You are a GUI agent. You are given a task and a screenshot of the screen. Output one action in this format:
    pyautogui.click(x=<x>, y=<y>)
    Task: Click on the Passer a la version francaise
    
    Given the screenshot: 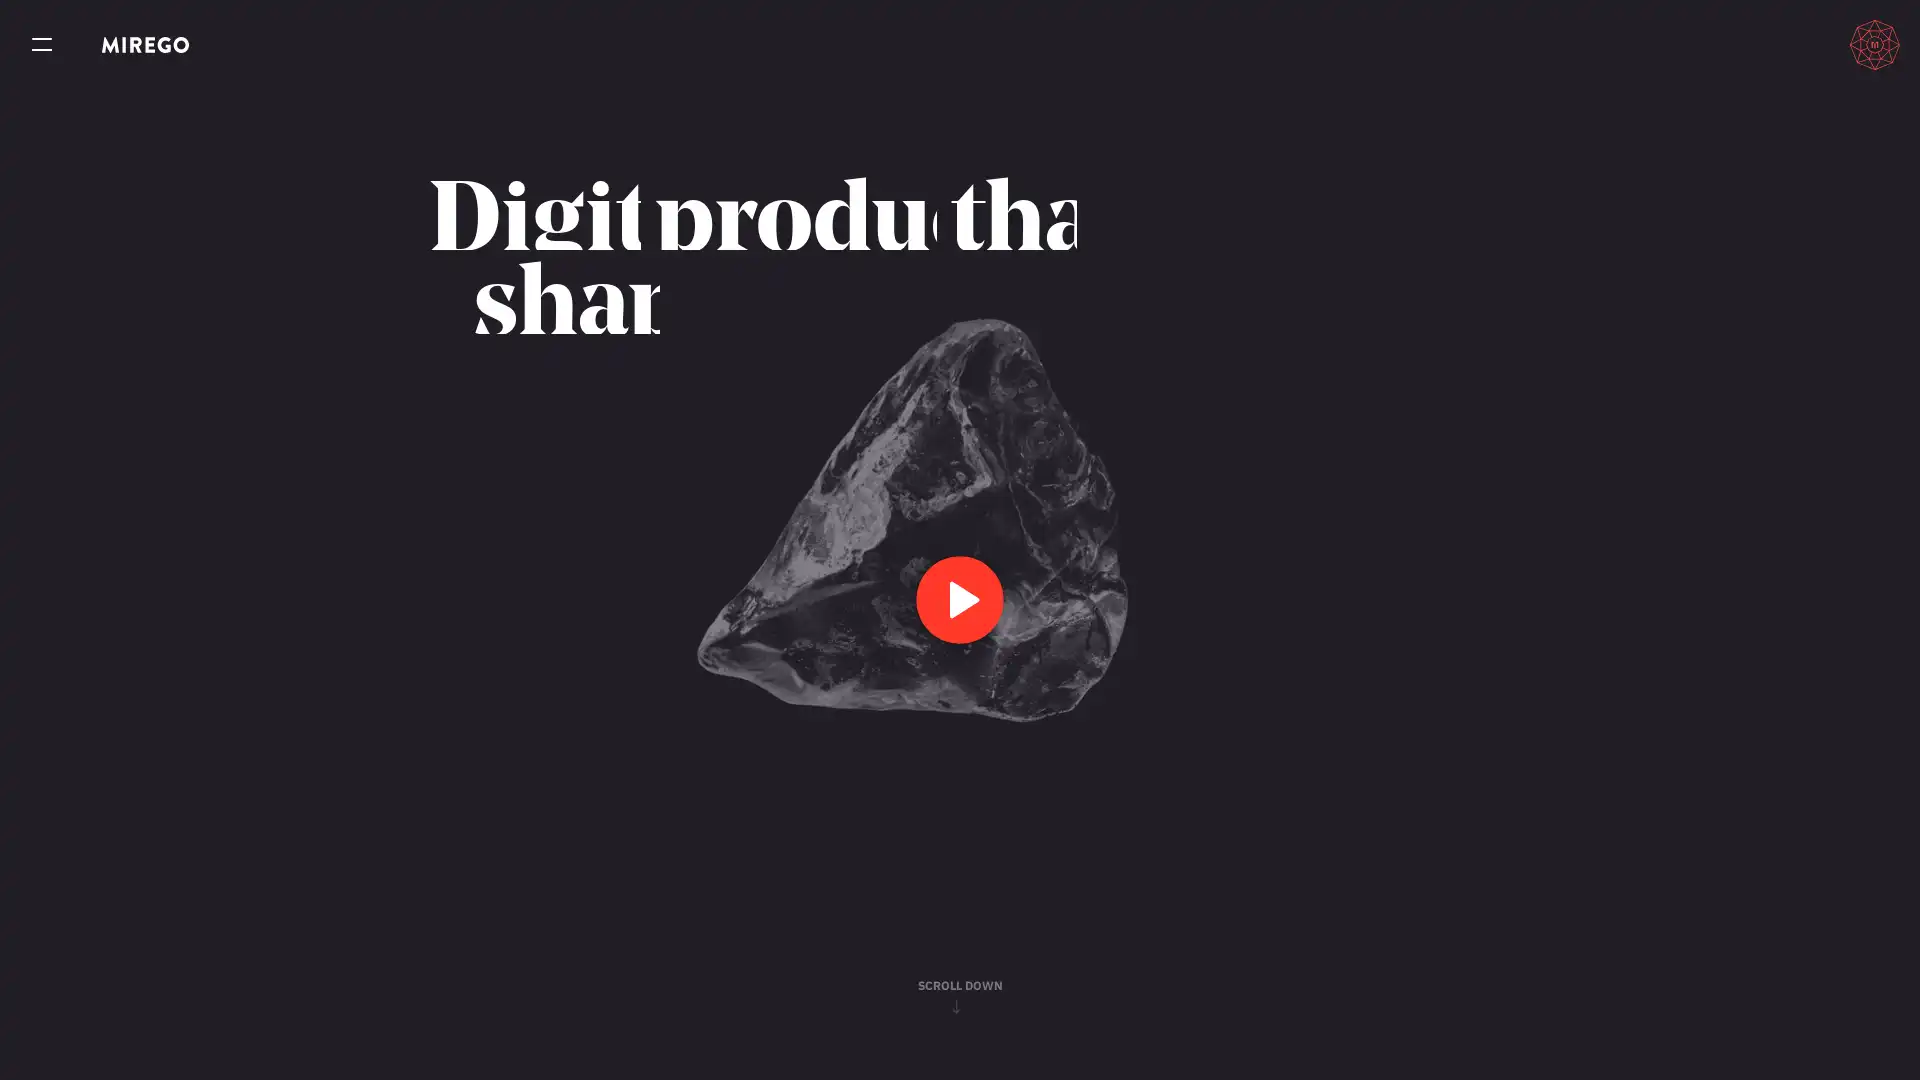 What is the action you would take?
    pyautogui.click(x=1781, y=44)
    